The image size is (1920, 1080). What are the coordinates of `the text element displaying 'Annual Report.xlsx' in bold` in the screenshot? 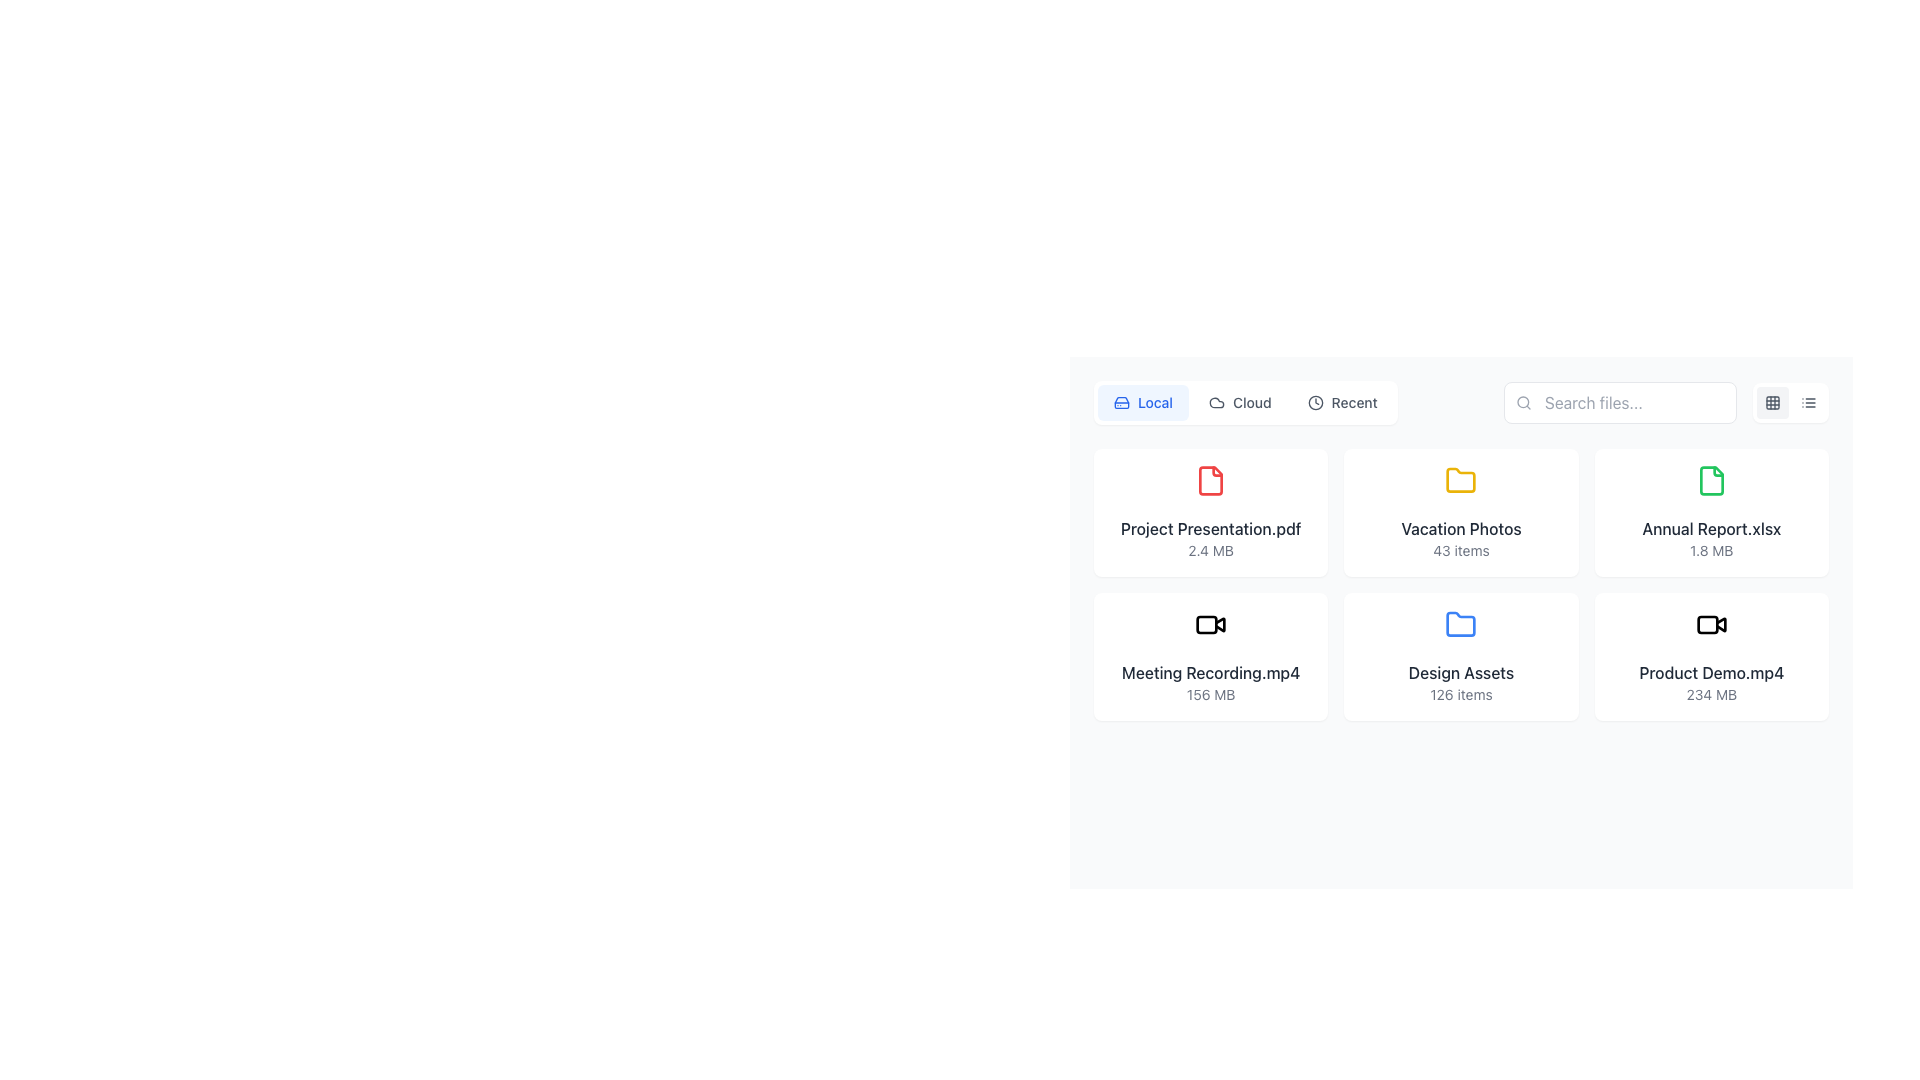 It's located at (1710, 538).